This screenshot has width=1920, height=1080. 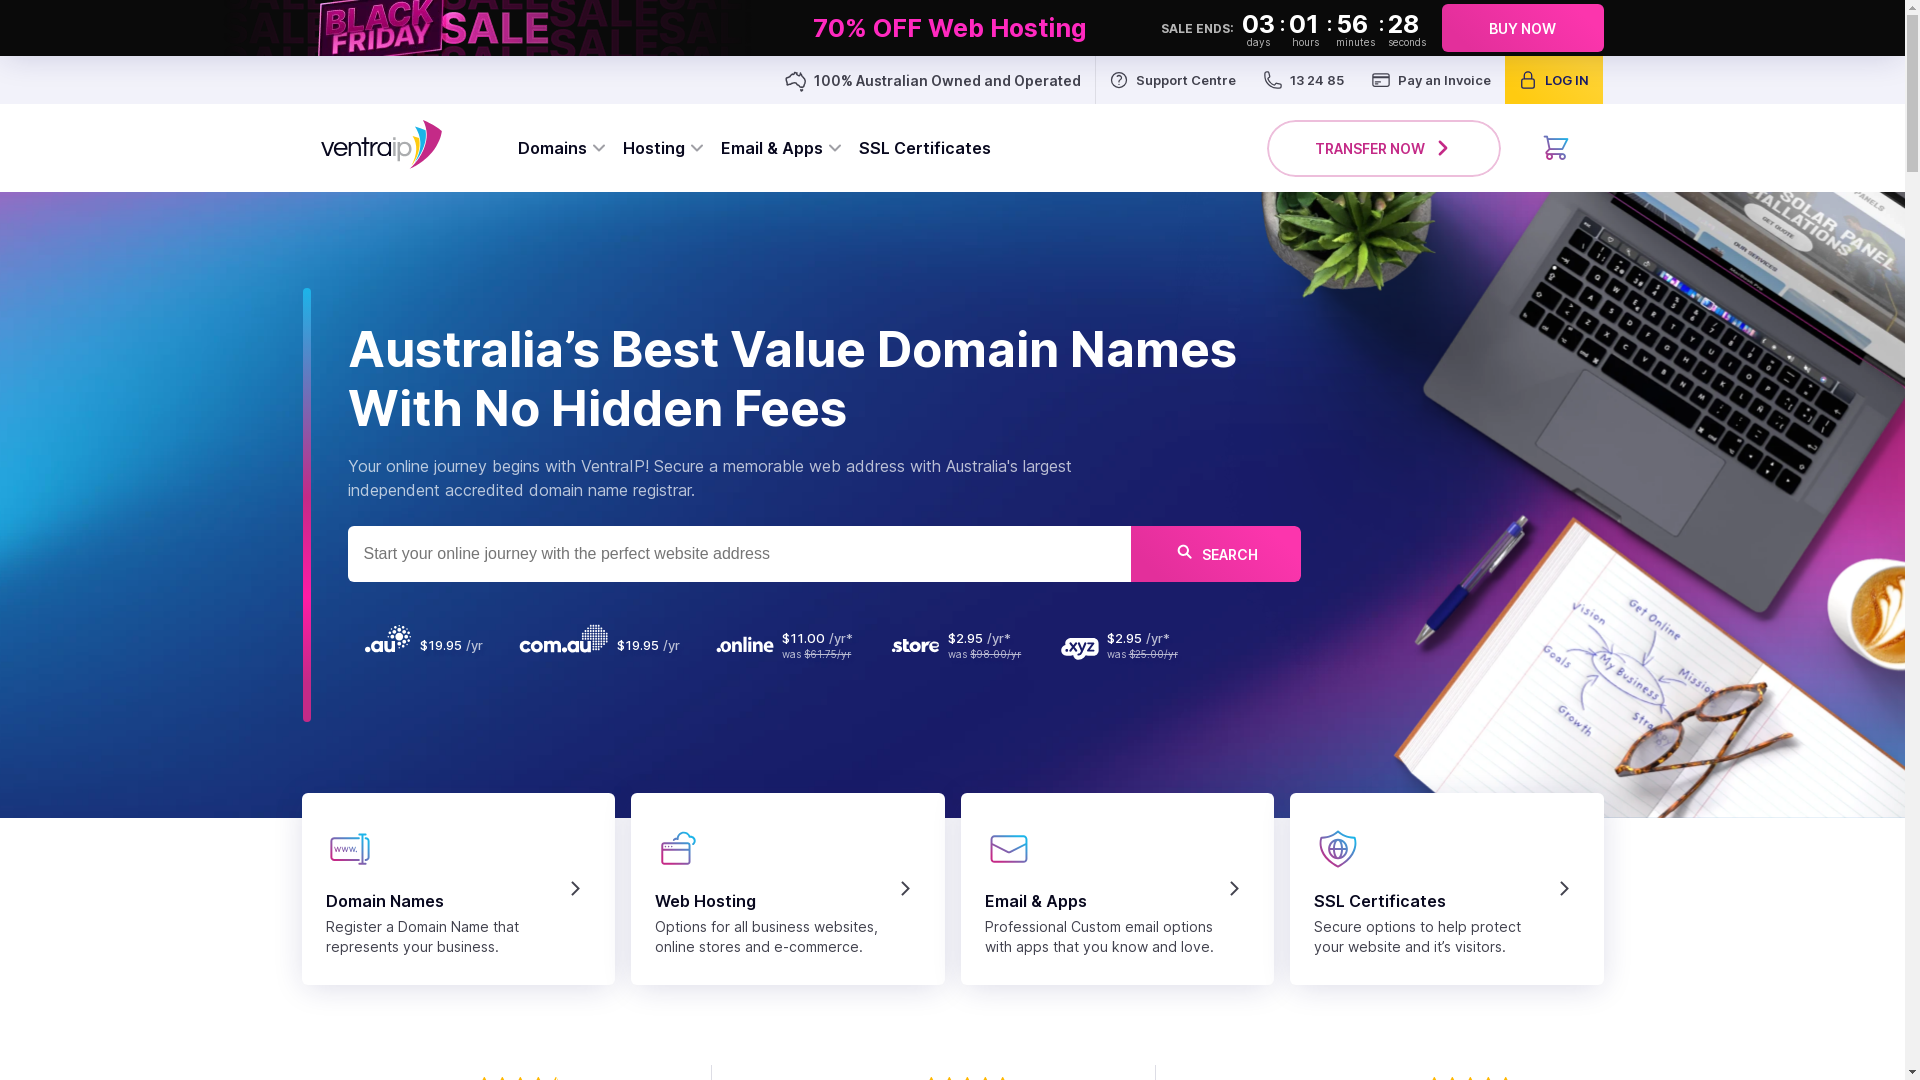 What do you see at coordinates (662, 146) in the screenshot?
I see `'Hosting'` at bounding box center [662, 146].